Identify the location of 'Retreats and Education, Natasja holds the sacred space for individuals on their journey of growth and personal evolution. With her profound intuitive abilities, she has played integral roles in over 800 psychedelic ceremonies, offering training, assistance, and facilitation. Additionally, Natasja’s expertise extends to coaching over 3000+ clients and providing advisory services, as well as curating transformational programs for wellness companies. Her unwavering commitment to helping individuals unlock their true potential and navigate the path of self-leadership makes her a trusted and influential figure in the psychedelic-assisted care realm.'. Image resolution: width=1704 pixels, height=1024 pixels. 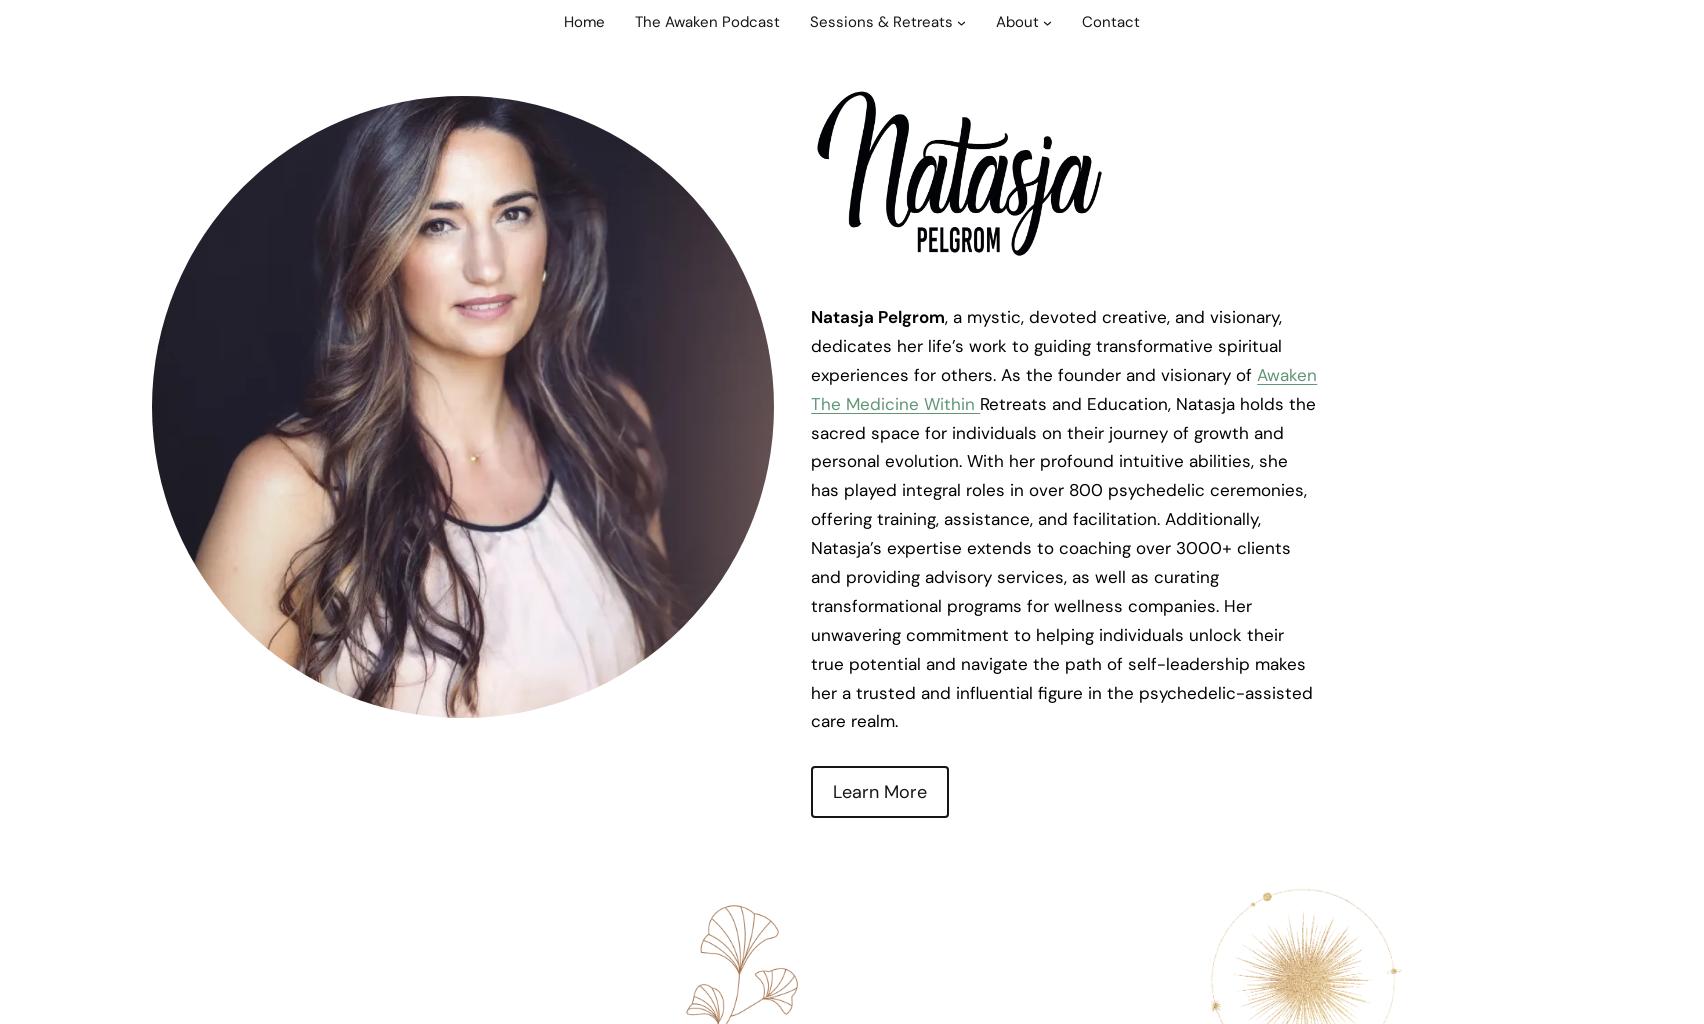
(1063, 560).